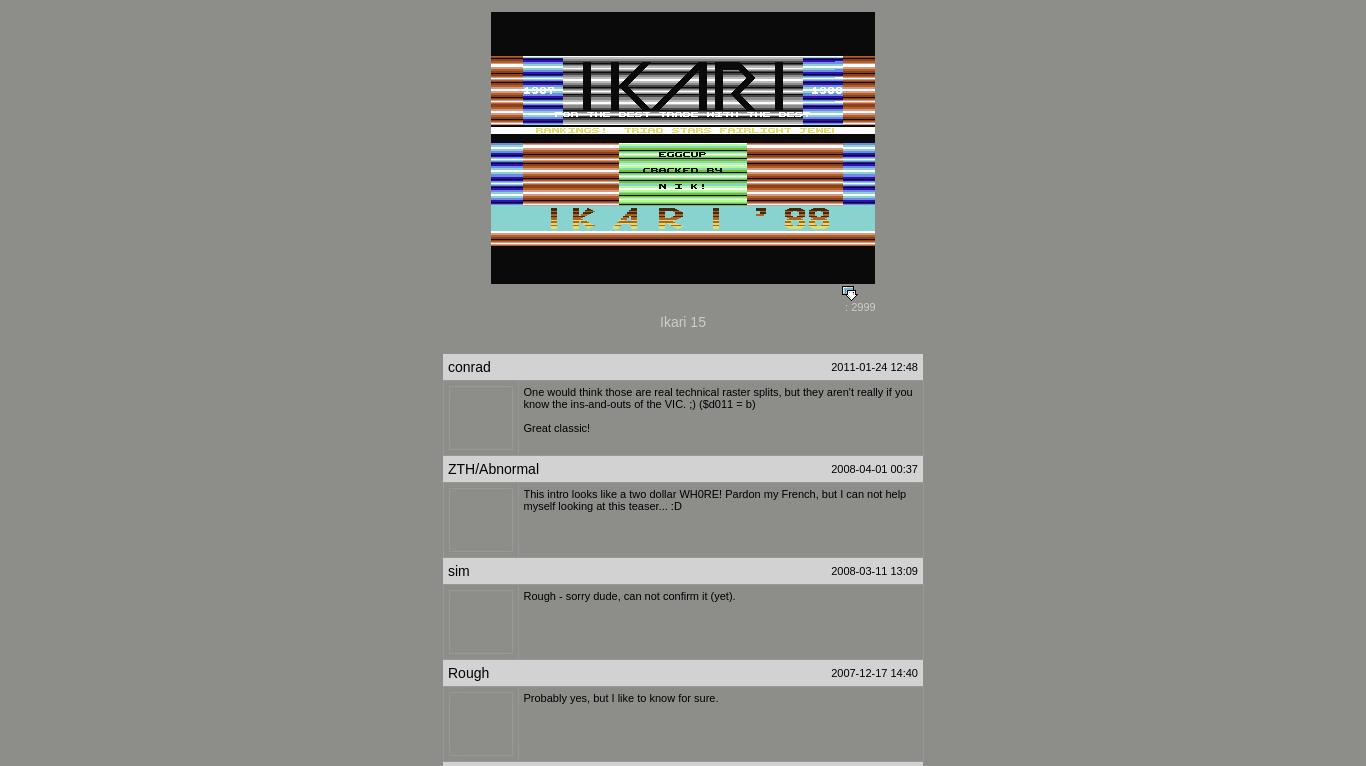 The image size is (1366, 766). I want to click on '2007-12-17 14:40', so click(873, 673).